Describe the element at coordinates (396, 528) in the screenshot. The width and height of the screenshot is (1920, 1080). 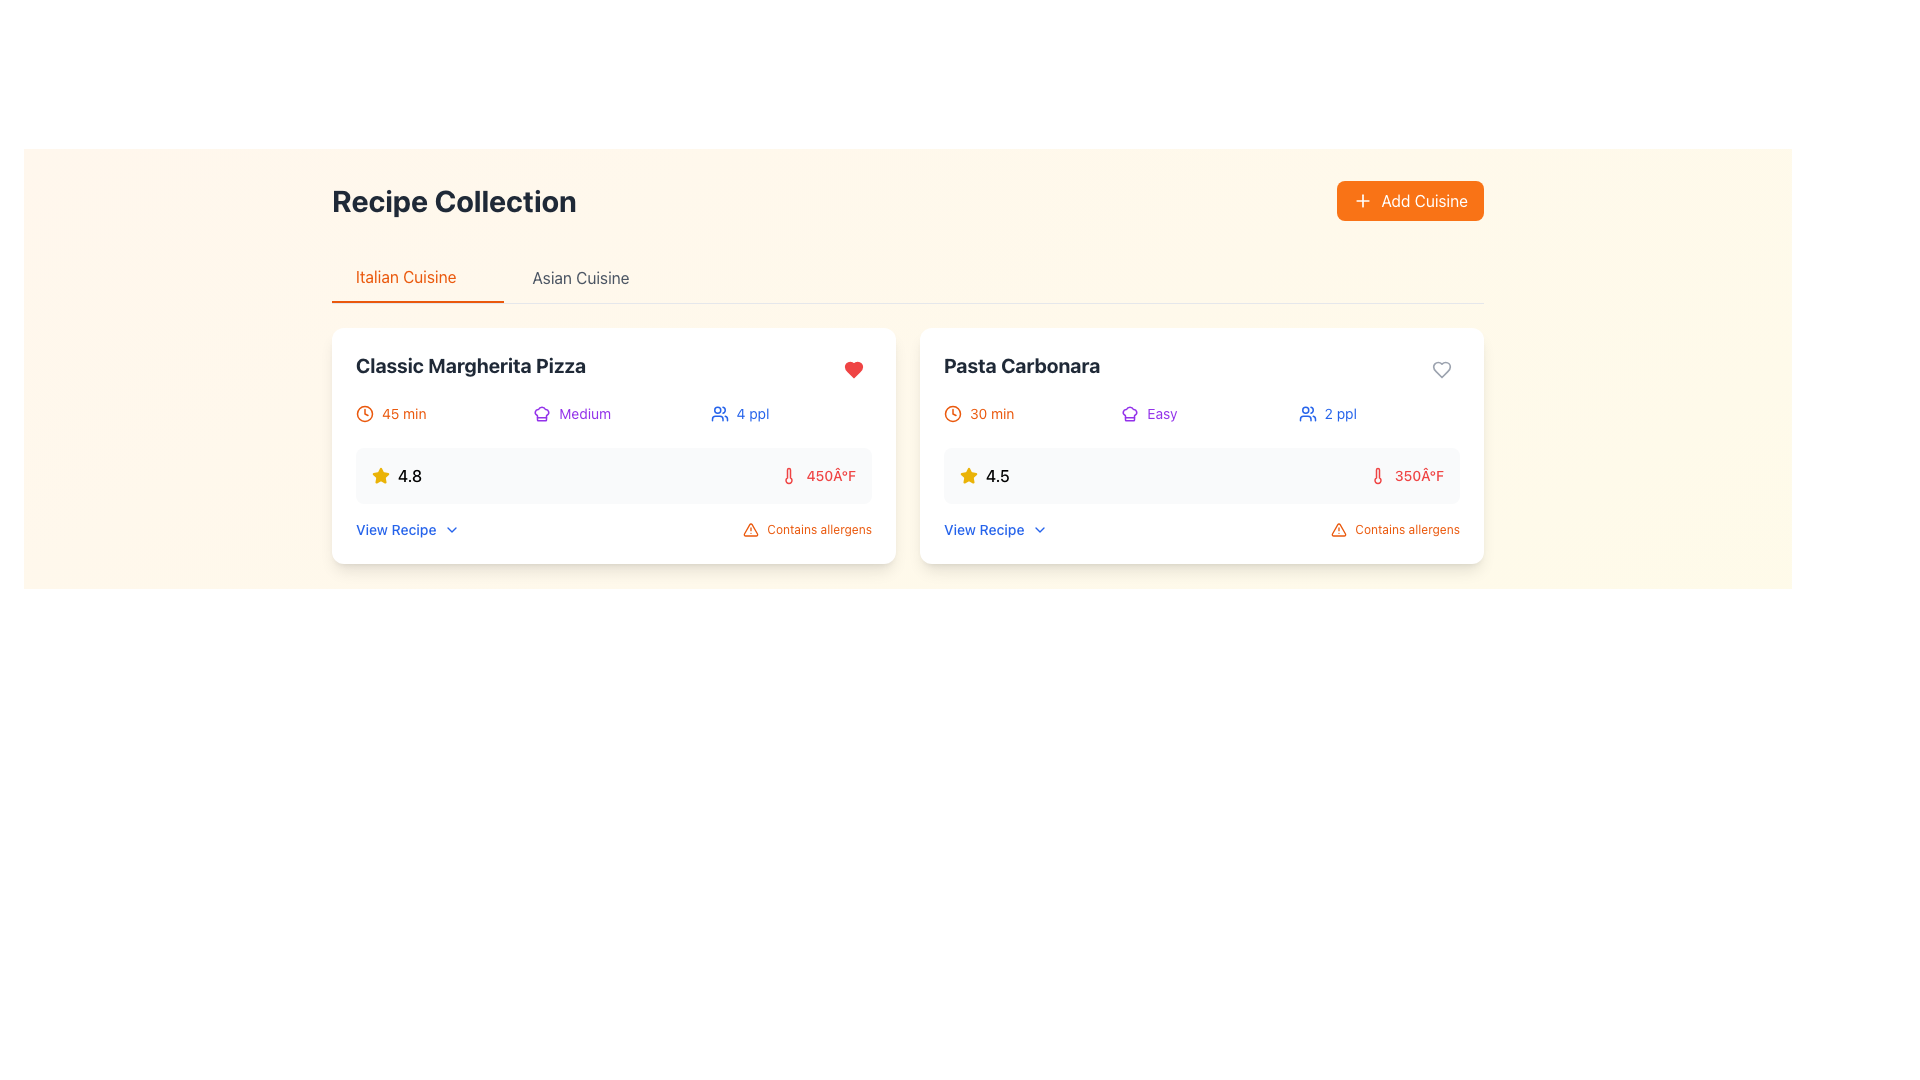
I see `the blue text label reading 'View Recipe' located at the bottom of the left recipe card to change its visual state` at that location.